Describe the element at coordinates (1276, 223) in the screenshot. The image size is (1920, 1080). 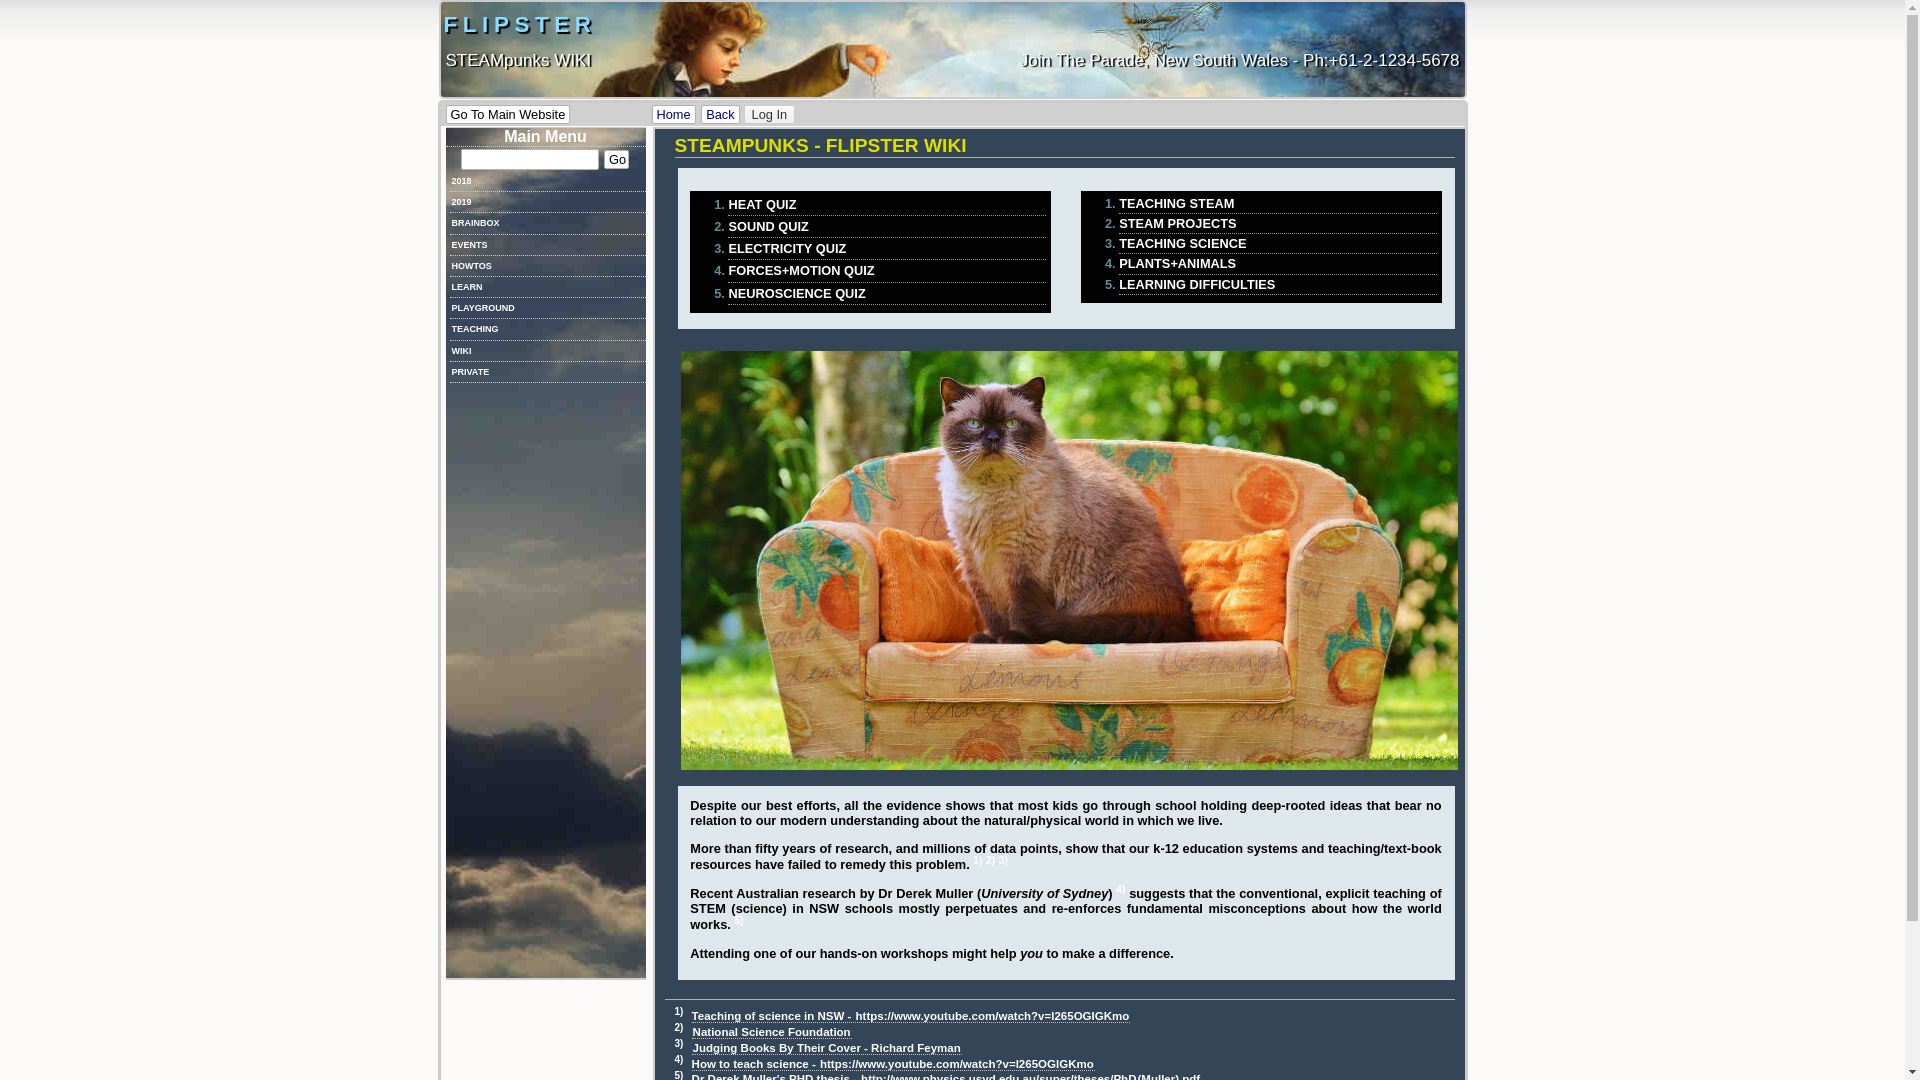
I see `'STEAM PROJECTS'` at that location.